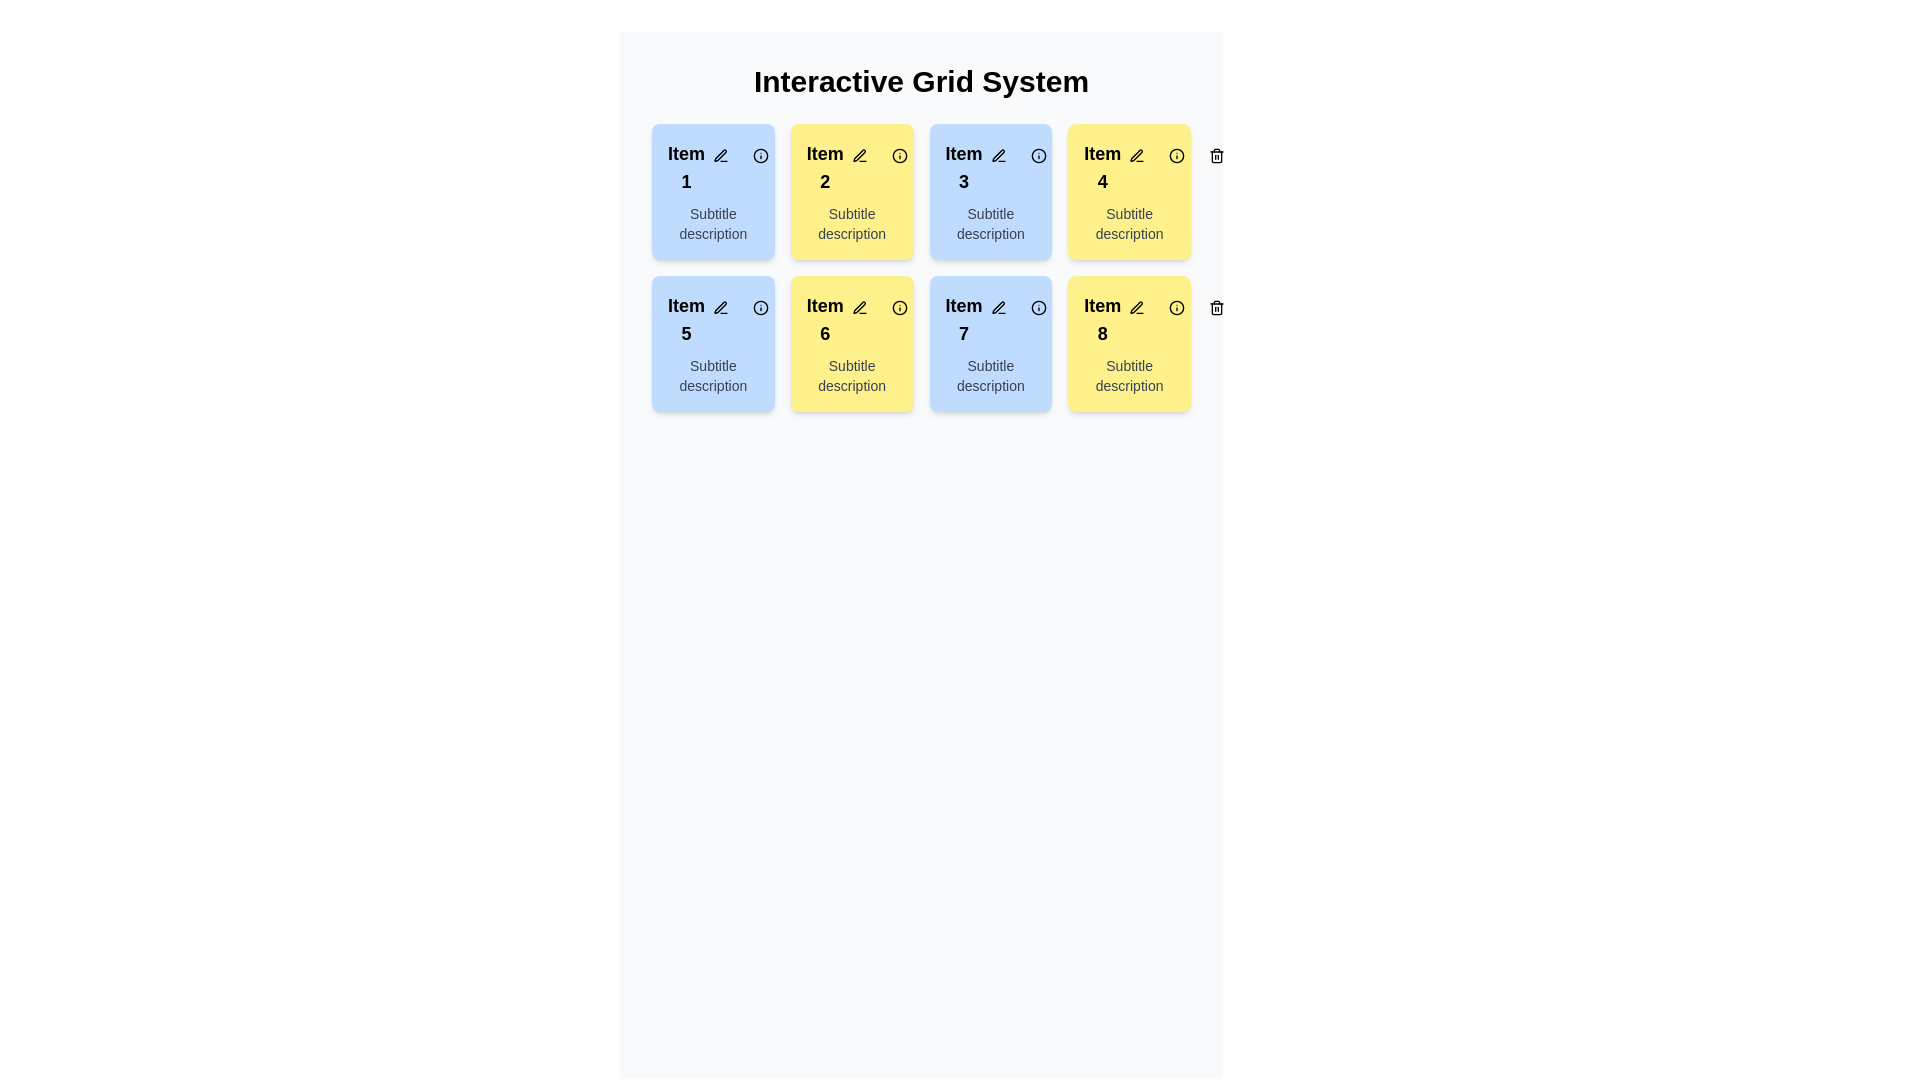 Image resolution: width=1920 pixels, height=1080 pixels. I want to click on the second icon button in the group of three action icons on the card labeled 'Item 5' for additional action, so click(760, 308).